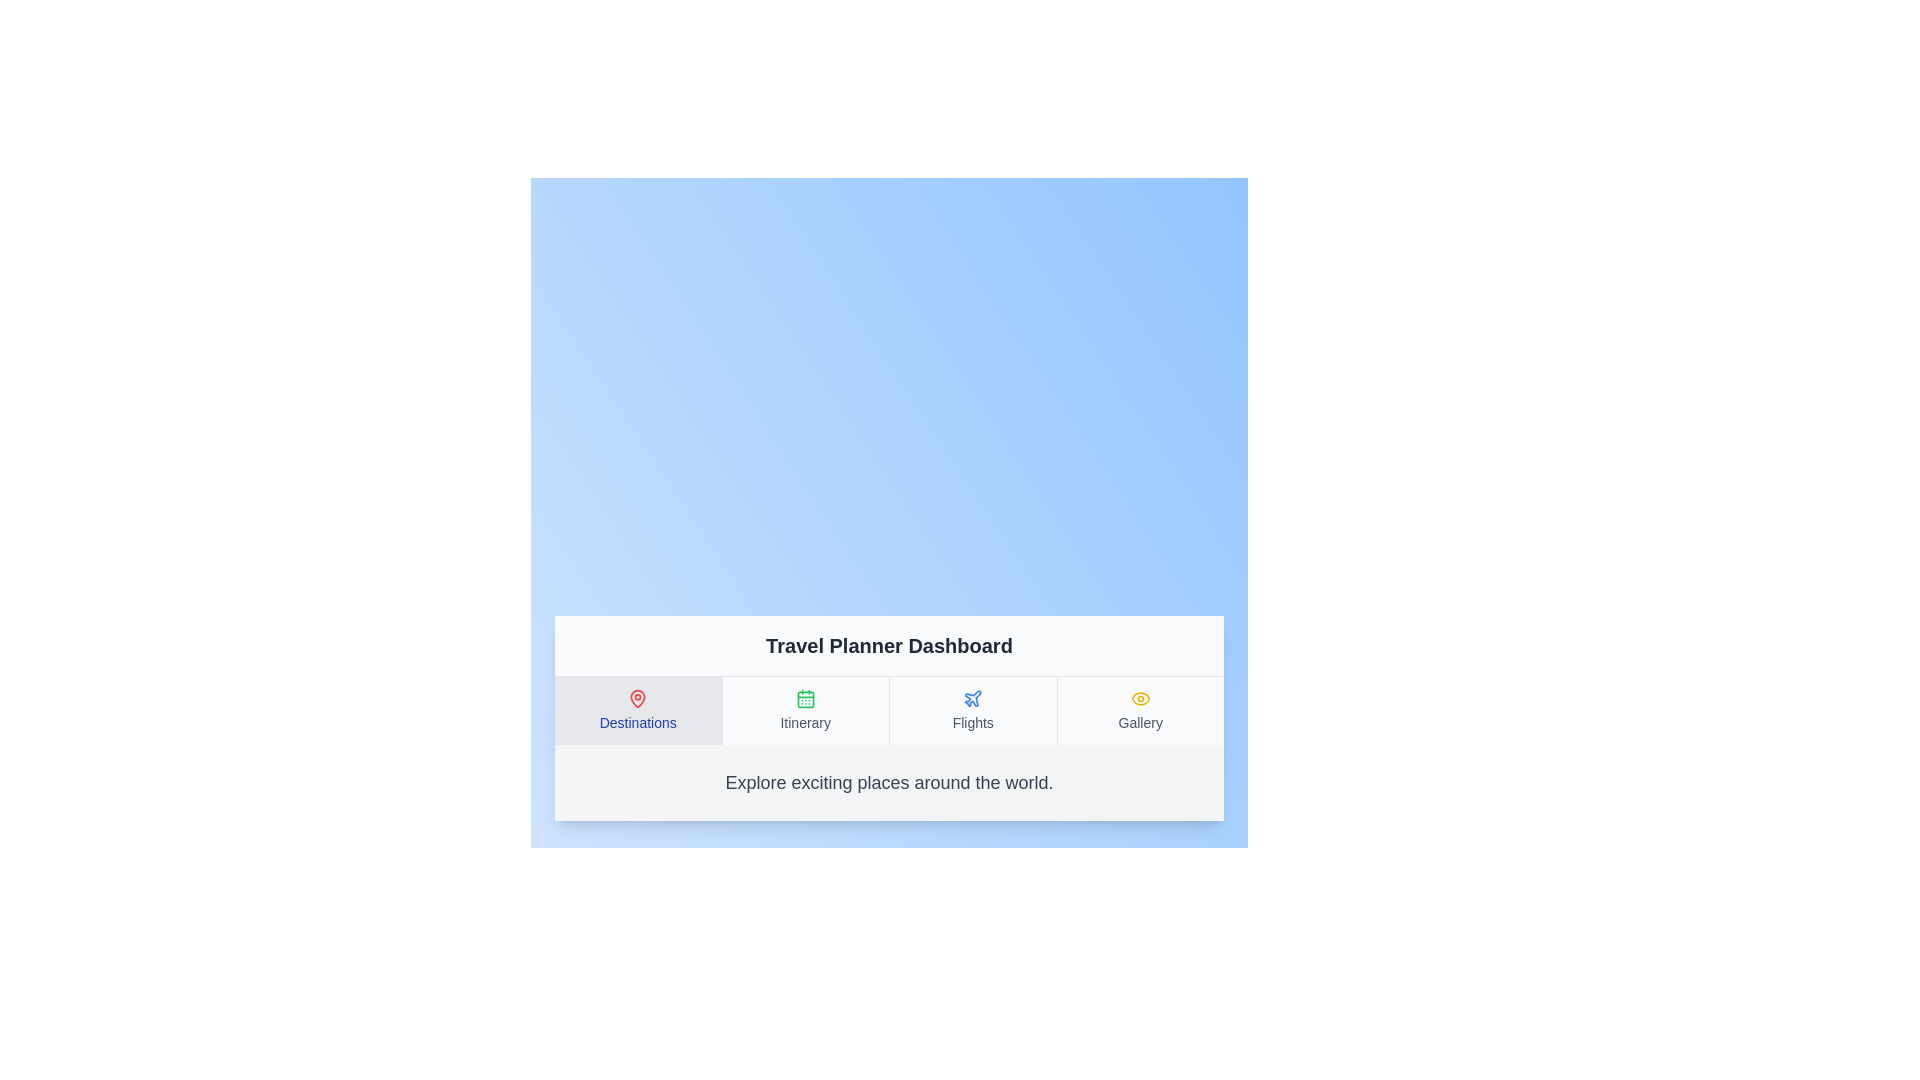 The height and width of the screenshot is (1080, 1920). Describe the element at coordinates (805, 709) in the screenshot. I see `the 'Itinerary' button, which is the second item in a horizontal button group located near the top-center section of the page` at that location.